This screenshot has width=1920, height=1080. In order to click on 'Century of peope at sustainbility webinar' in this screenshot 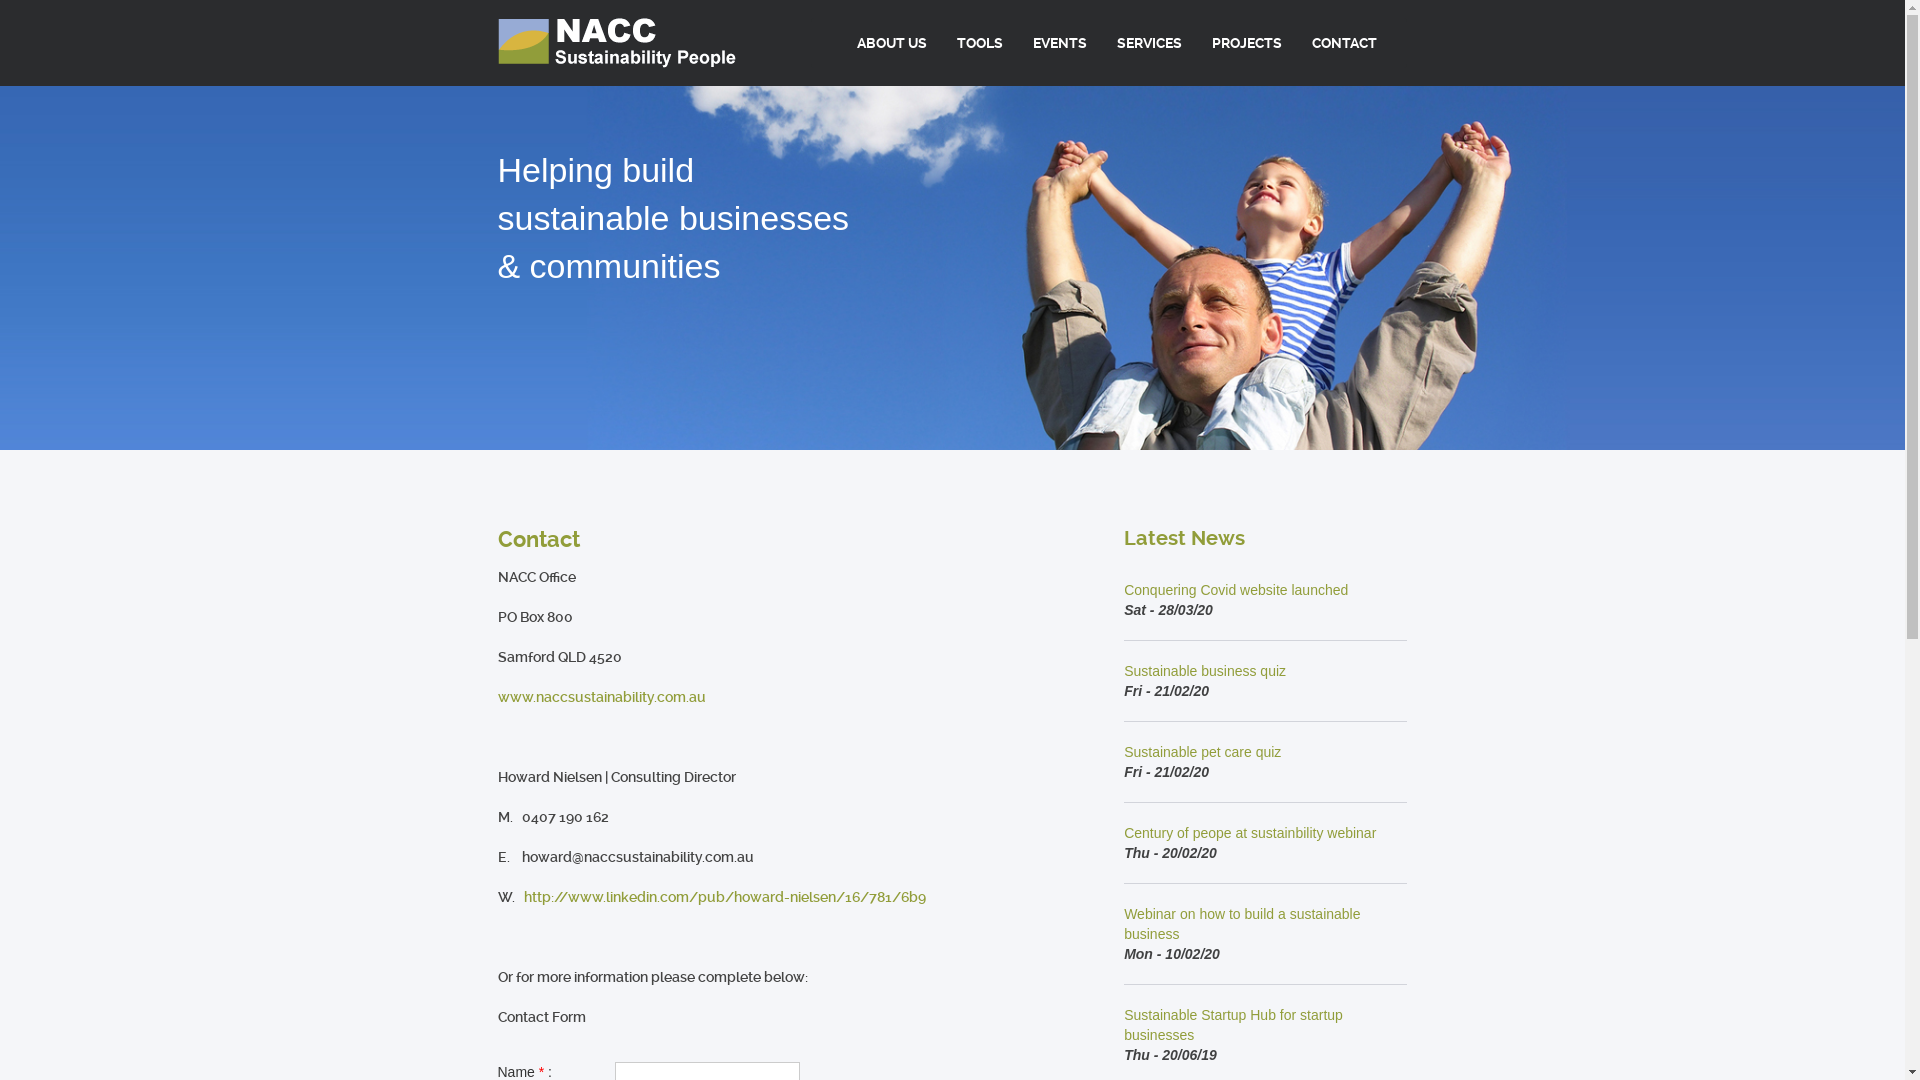, I will do `click(1248, 833)`.